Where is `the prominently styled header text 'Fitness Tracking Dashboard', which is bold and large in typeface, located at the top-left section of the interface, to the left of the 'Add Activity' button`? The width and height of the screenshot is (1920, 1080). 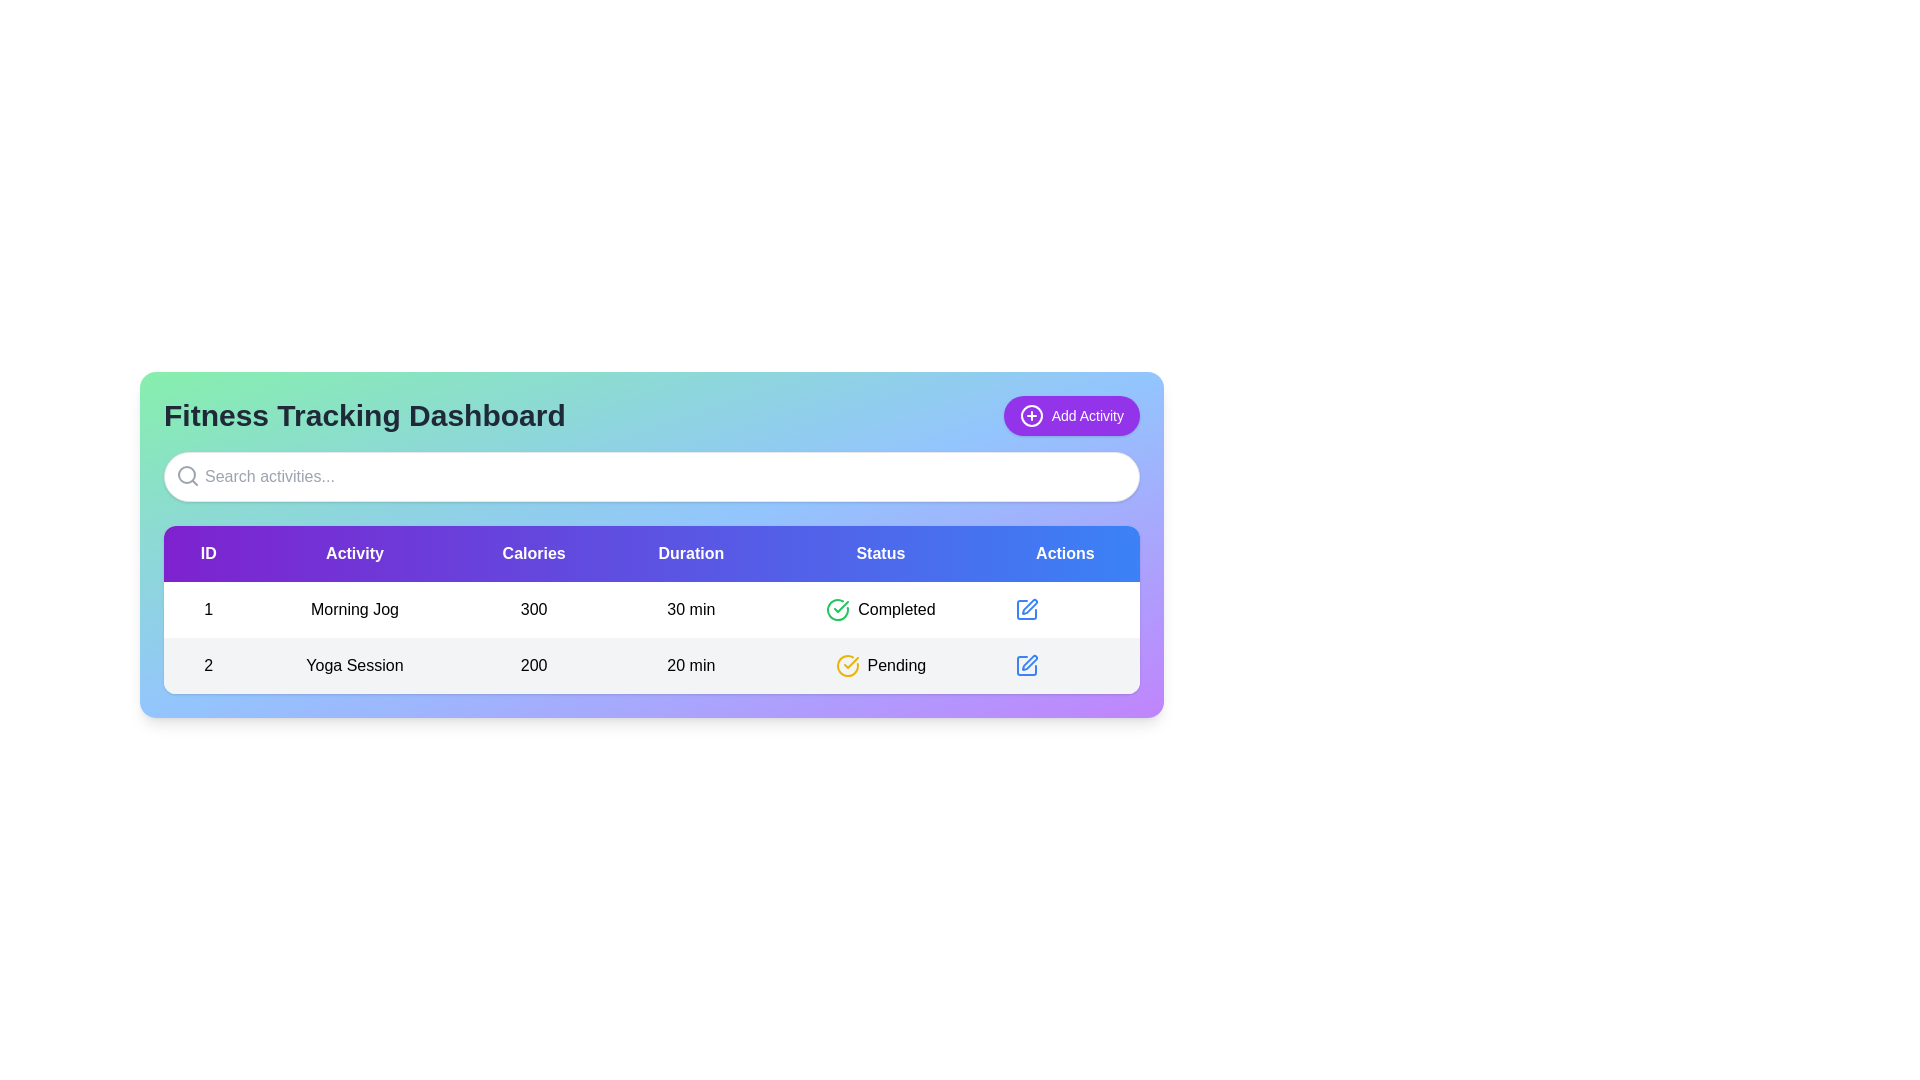
the prominently styled header text 'Fitness Tracking Dashboard', which is bold and large in typeface, located at the top-left section of the interface, to the left of the 'Add Activity' button is located at coordinates (364, 415).